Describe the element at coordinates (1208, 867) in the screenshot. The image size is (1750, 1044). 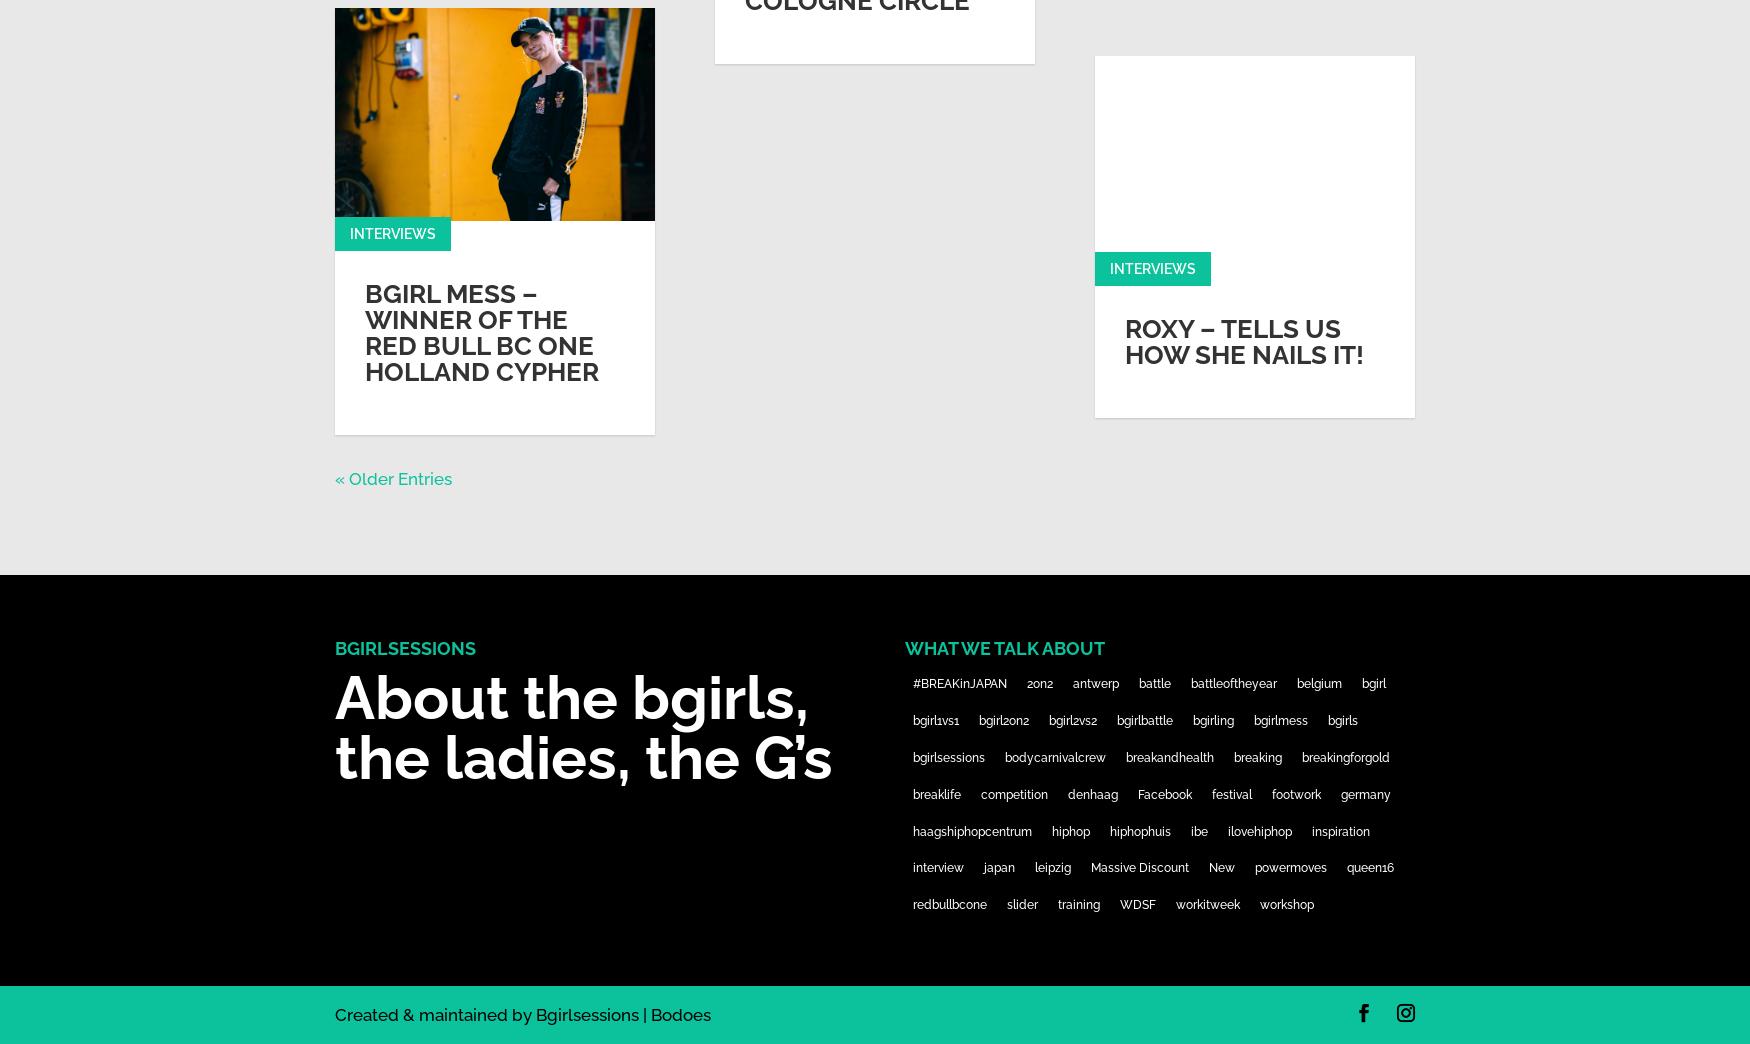
I see `'New'` at that location.